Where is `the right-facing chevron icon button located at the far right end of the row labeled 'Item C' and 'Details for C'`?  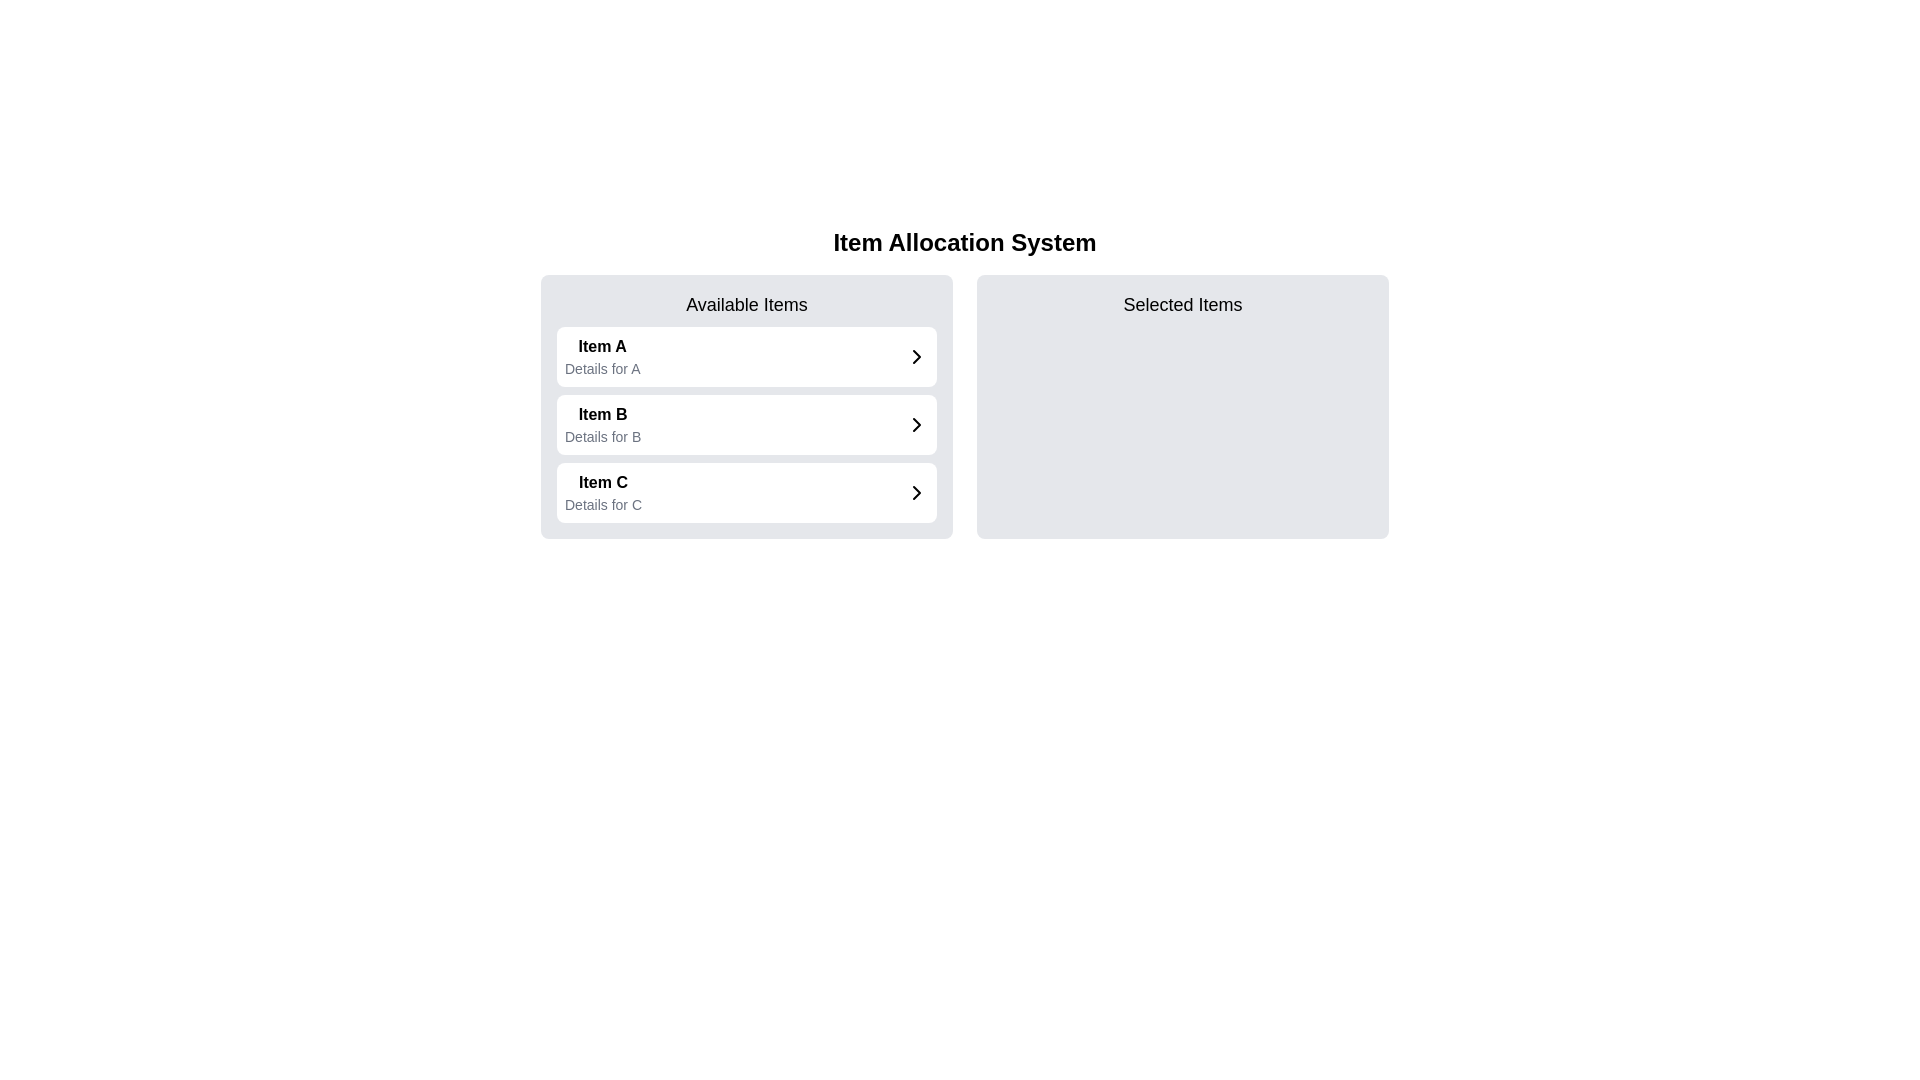
the right-facing chevron icon button located at the far right end of the row labeled 'Item C' and 'Details for C' is located at coordinates (915, 493).